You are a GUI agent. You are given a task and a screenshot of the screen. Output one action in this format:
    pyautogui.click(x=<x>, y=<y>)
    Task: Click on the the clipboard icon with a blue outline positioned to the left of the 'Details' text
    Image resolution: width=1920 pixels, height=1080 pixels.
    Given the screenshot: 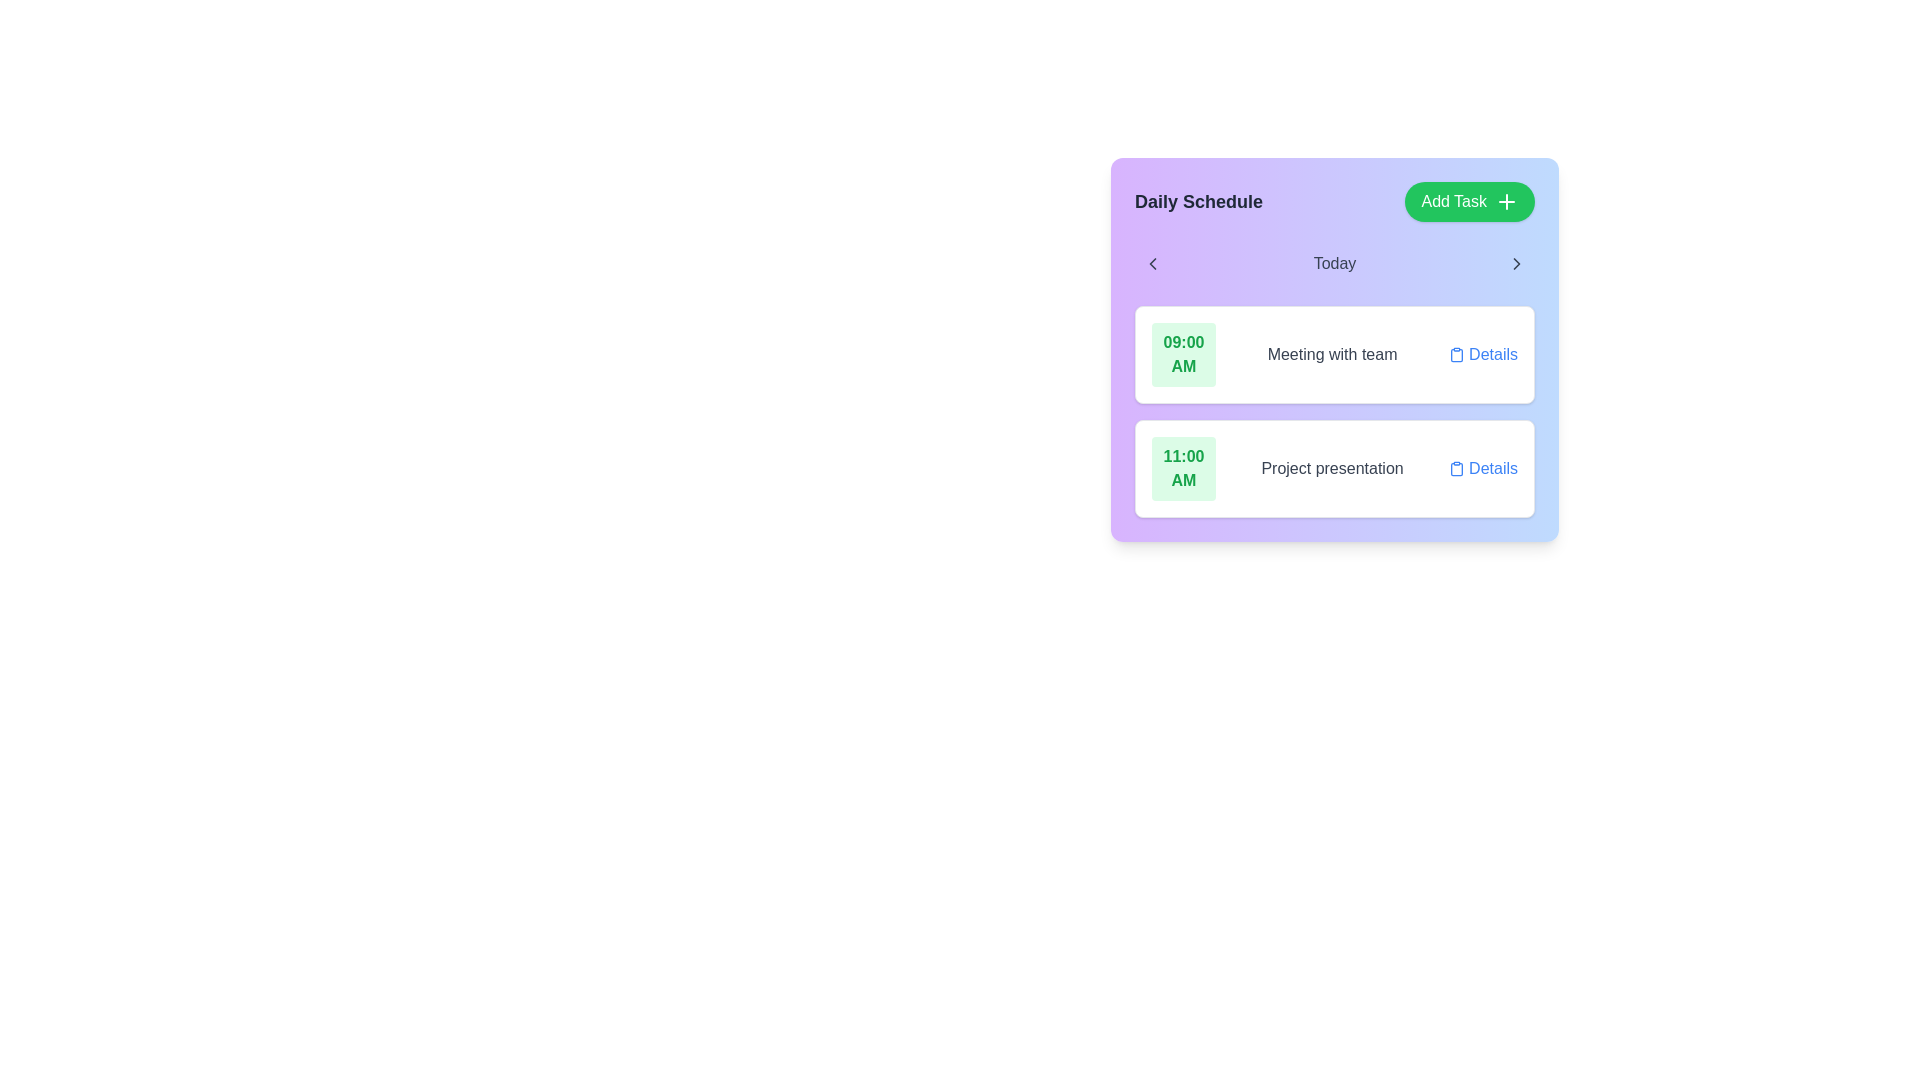 What is the action you would take?
    pyautogui.click(x=1457, y=469)
    